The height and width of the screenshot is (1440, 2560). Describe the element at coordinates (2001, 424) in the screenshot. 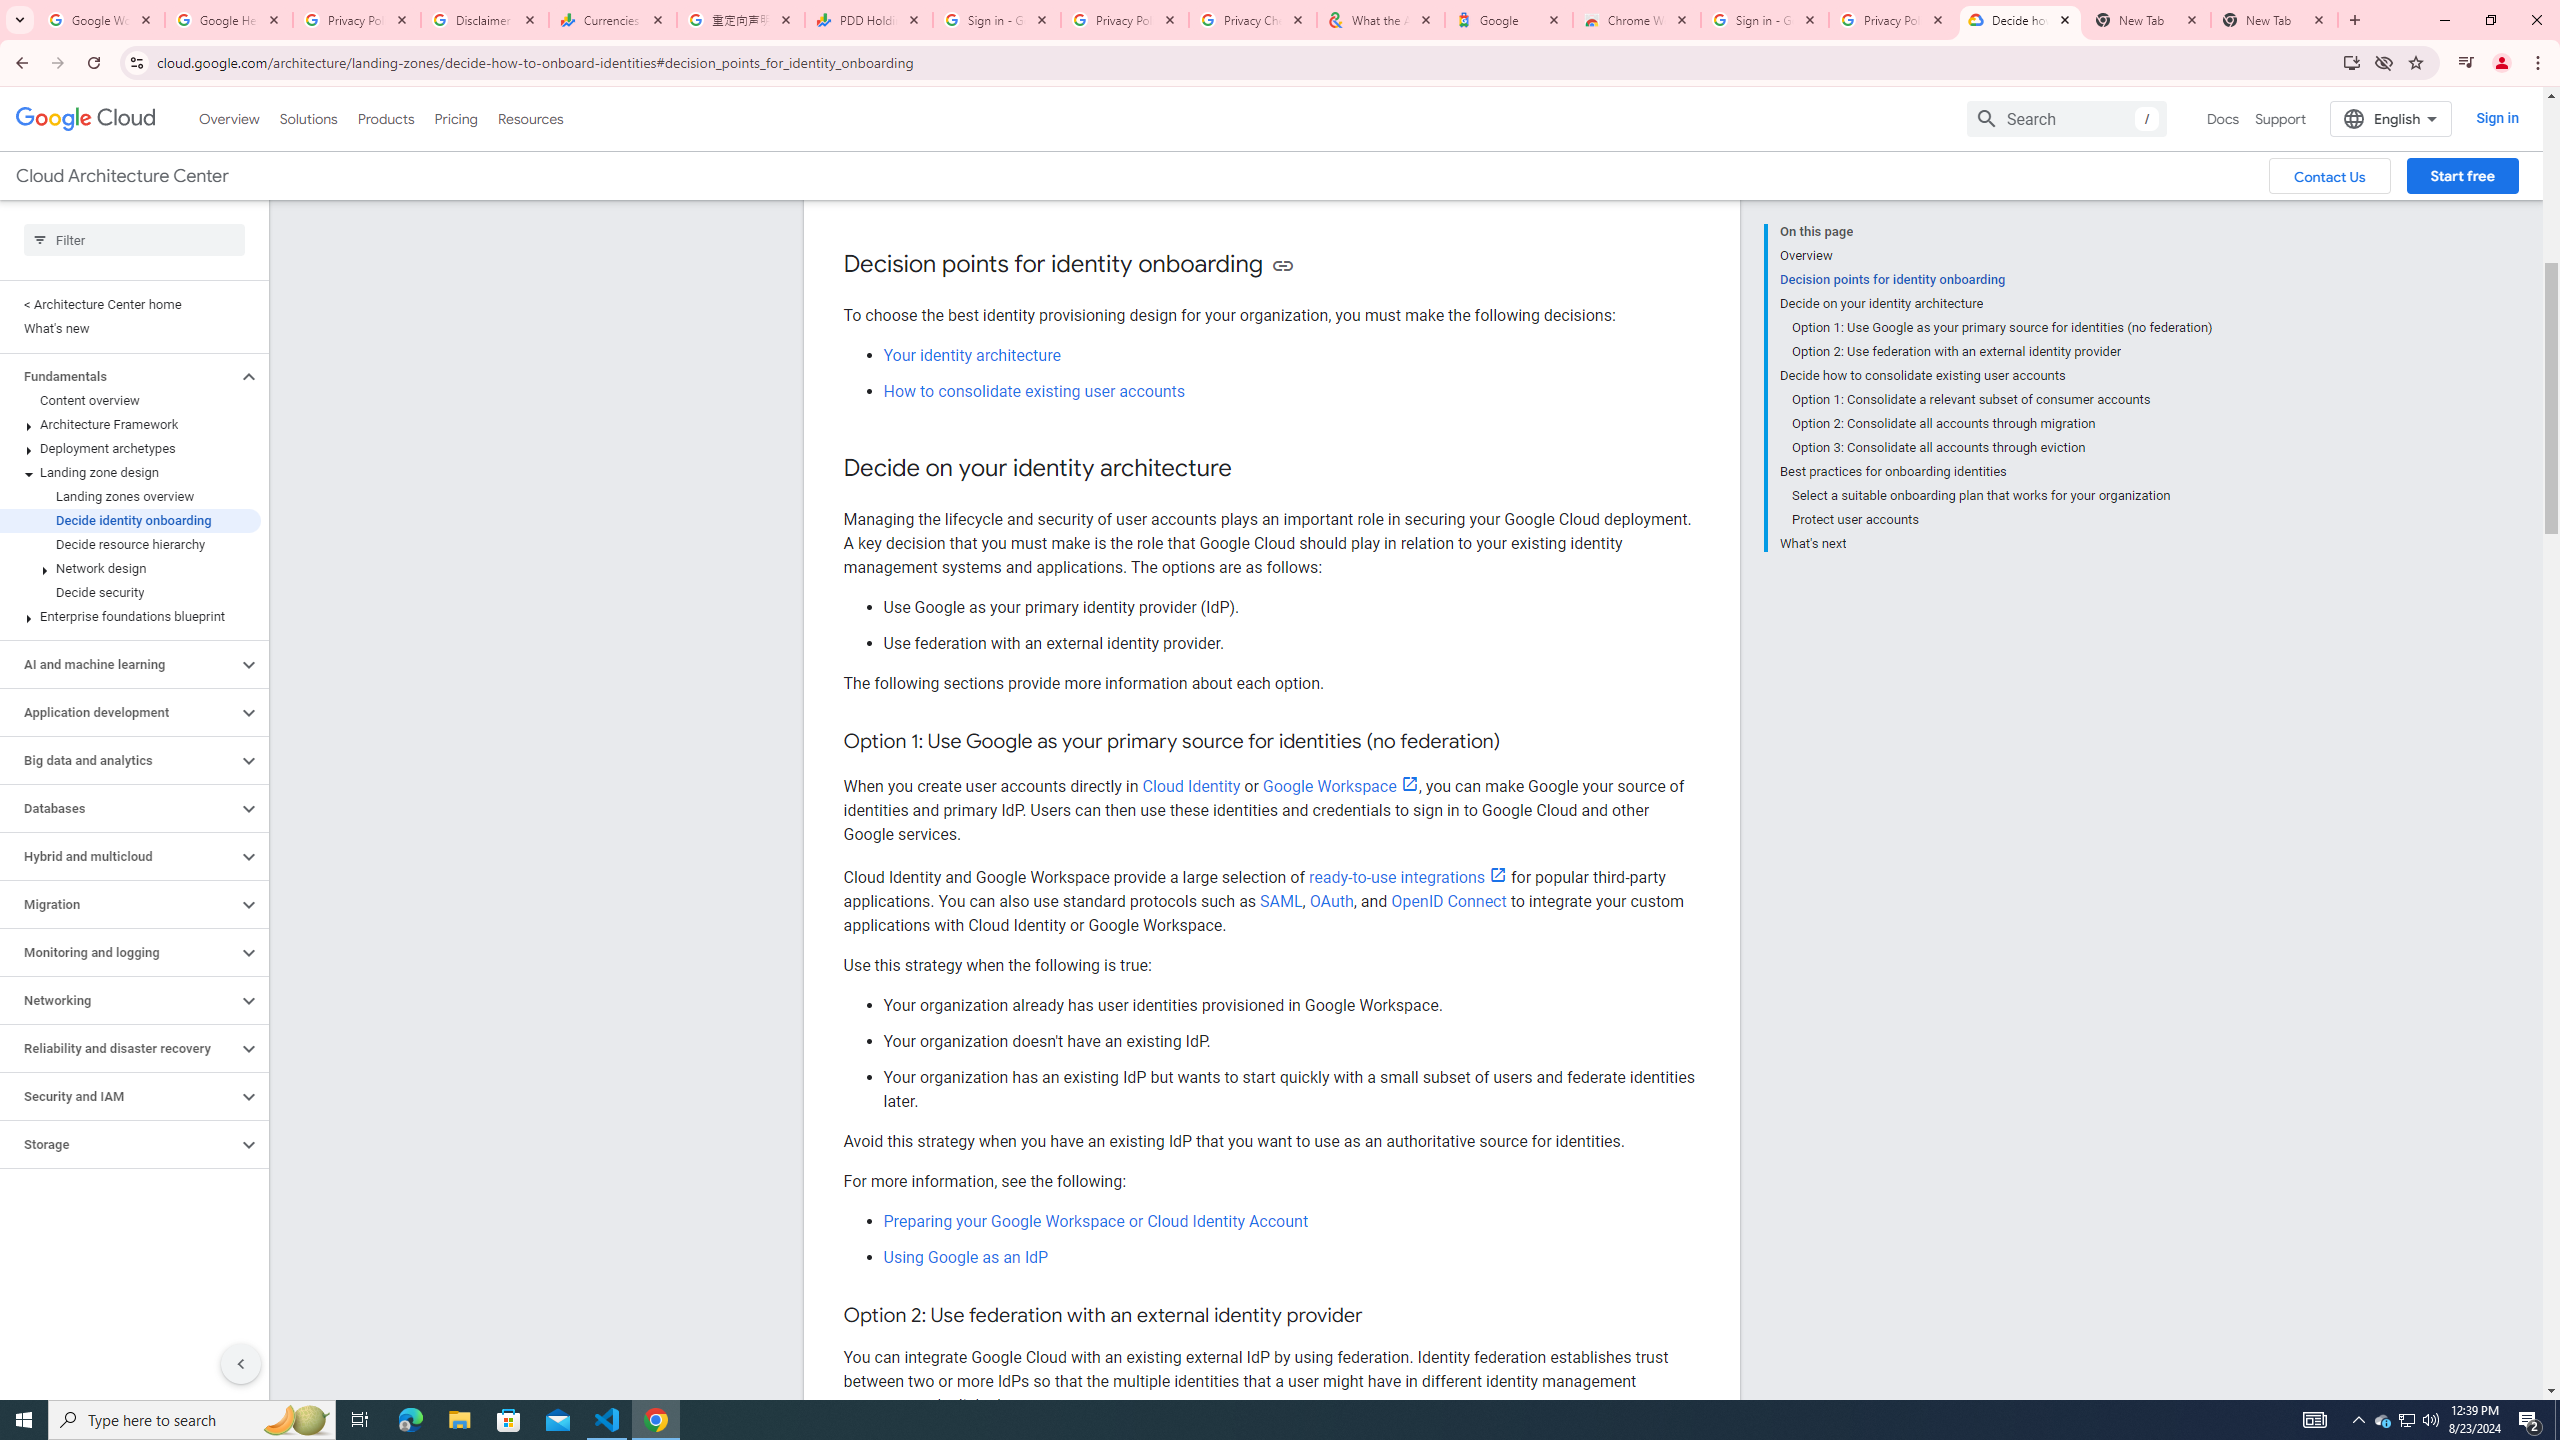

I see `'Option 2: Consolidate all accounts through migration'` at that location.